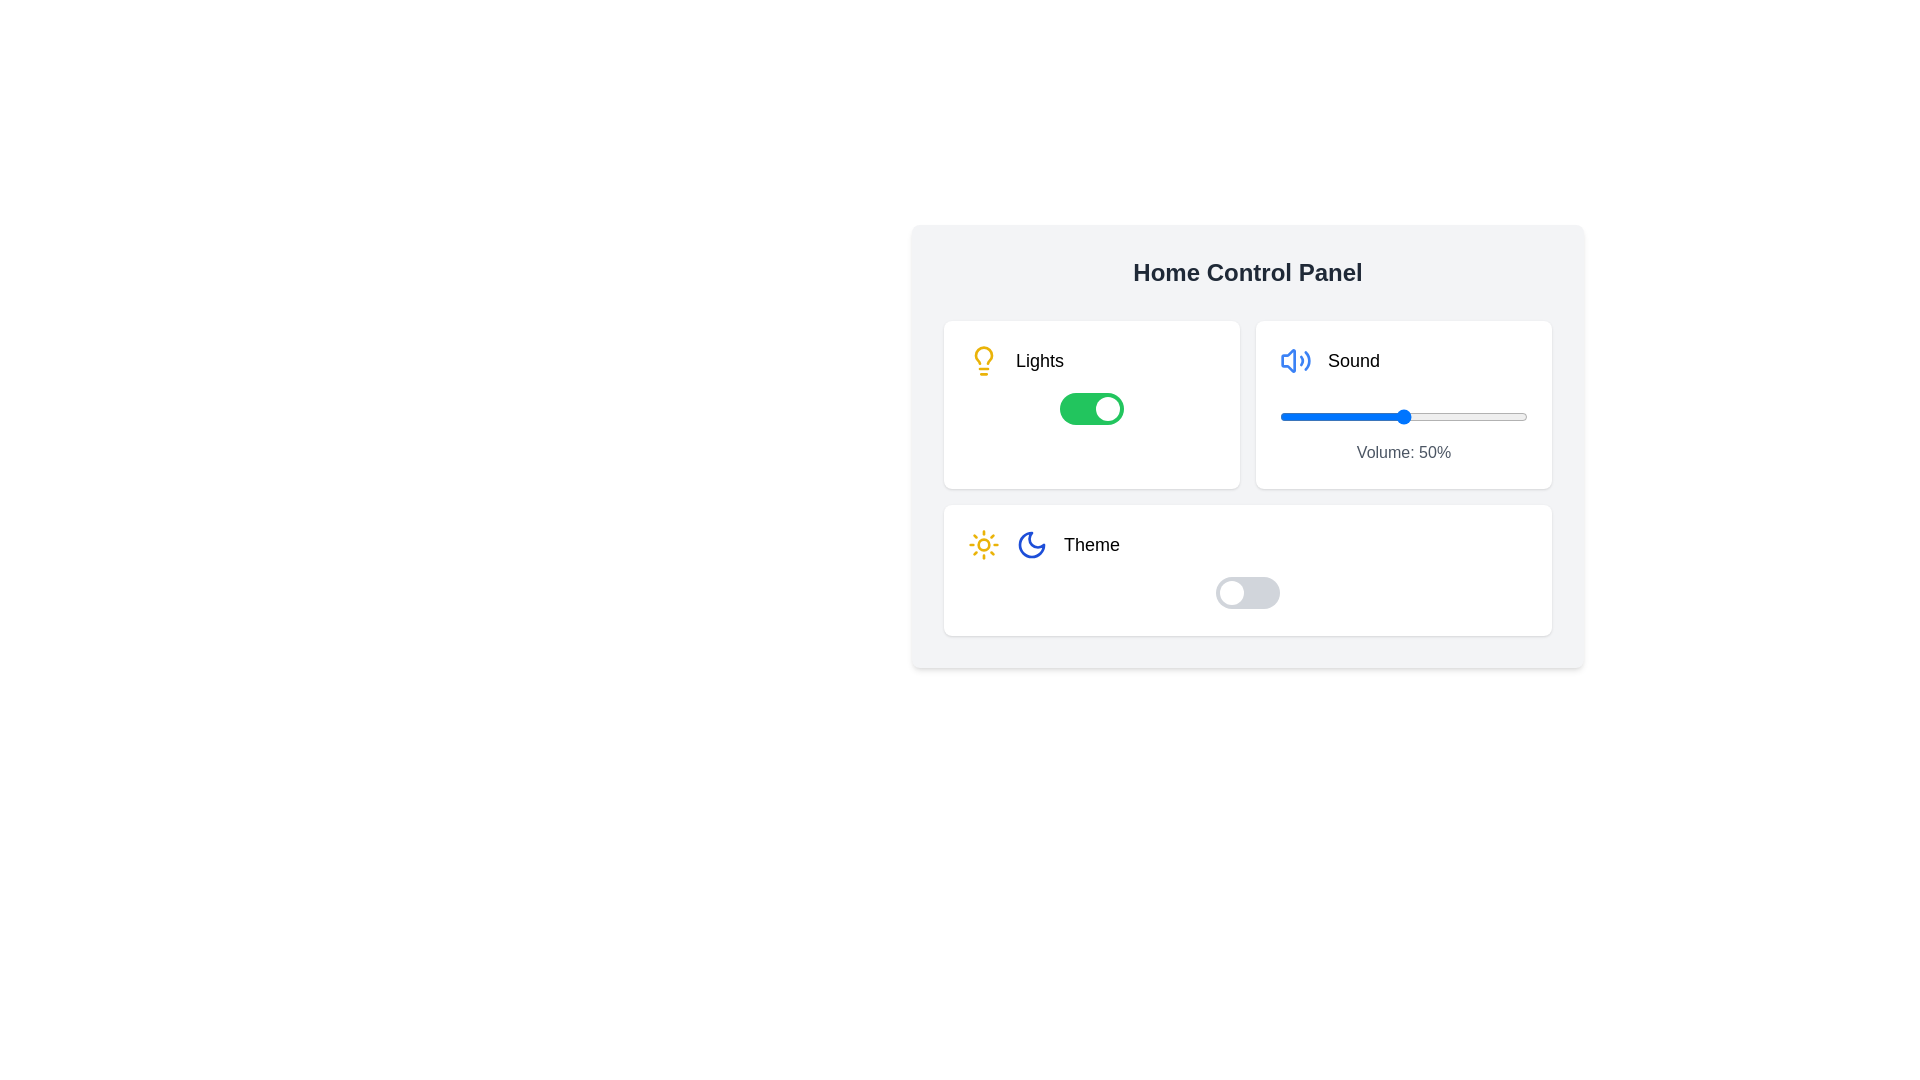  Describe the element at coordinates (1032, 544) in the screenshot. I see `the moon icon representing the nighttime or 'dark mode' theme located in the bottom-left quadrant of the Home Control Panel interface, adjacent to the toggle switch for changing themes` at that location.